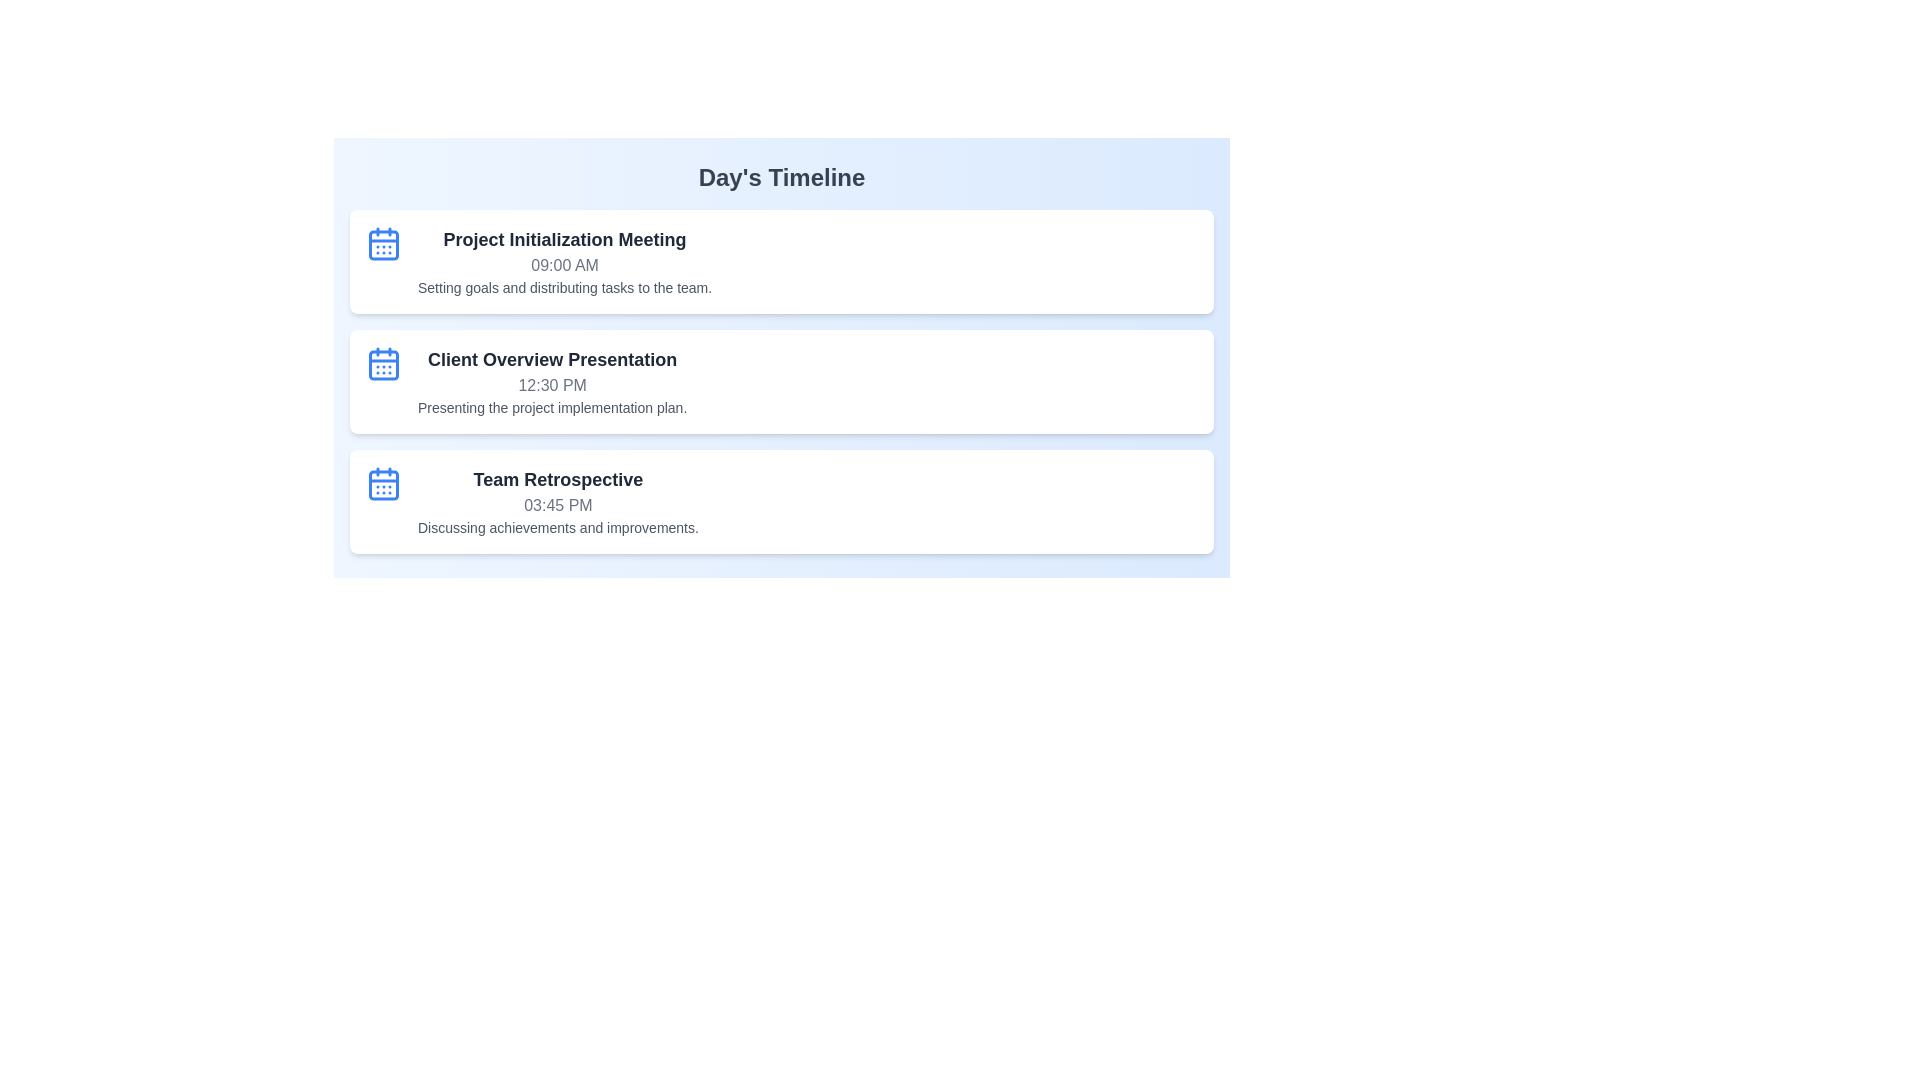  I want to click on the text label displaying the scheduled time for the 'Client Overview Presentation' event, which is located below the heading and above the project description, so click(552, 385).